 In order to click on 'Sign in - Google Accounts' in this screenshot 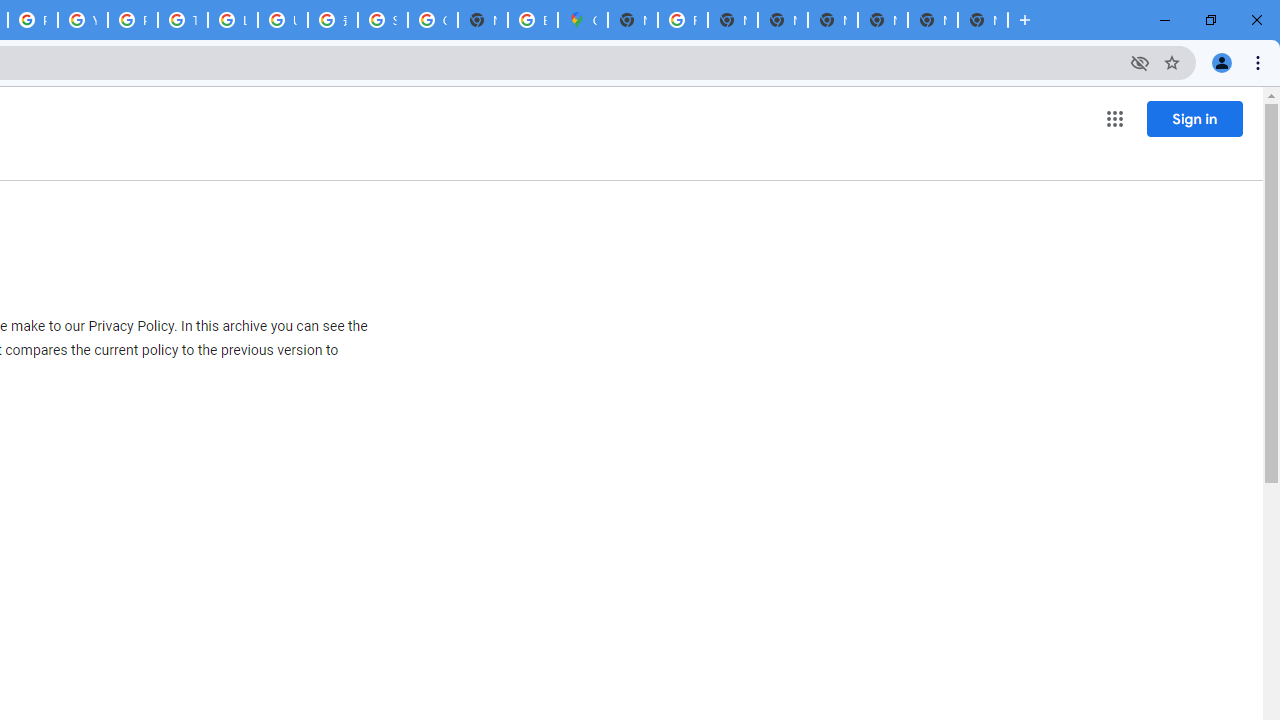, I will do `click(383, 20)`.